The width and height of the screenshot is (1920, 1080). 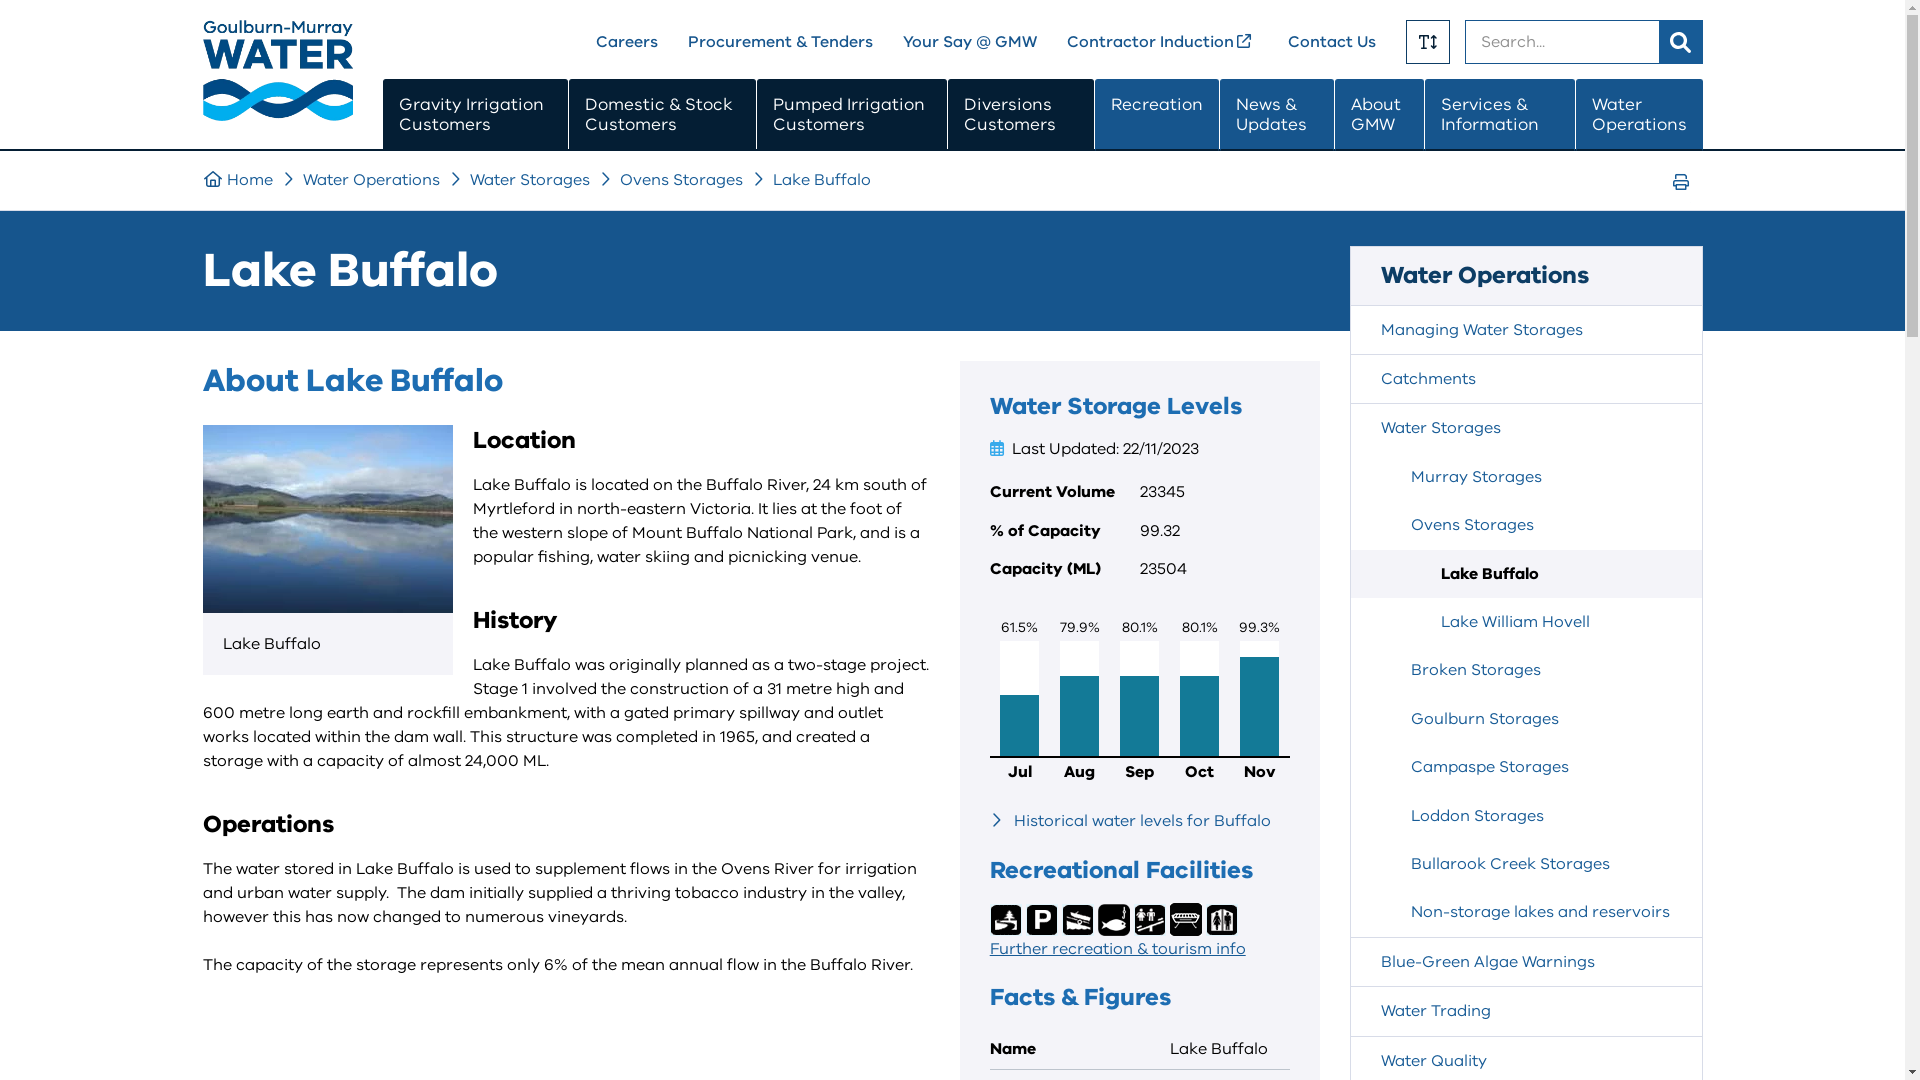 I want to click on 'Campaspe Storages', so click(x=1525, y=766).